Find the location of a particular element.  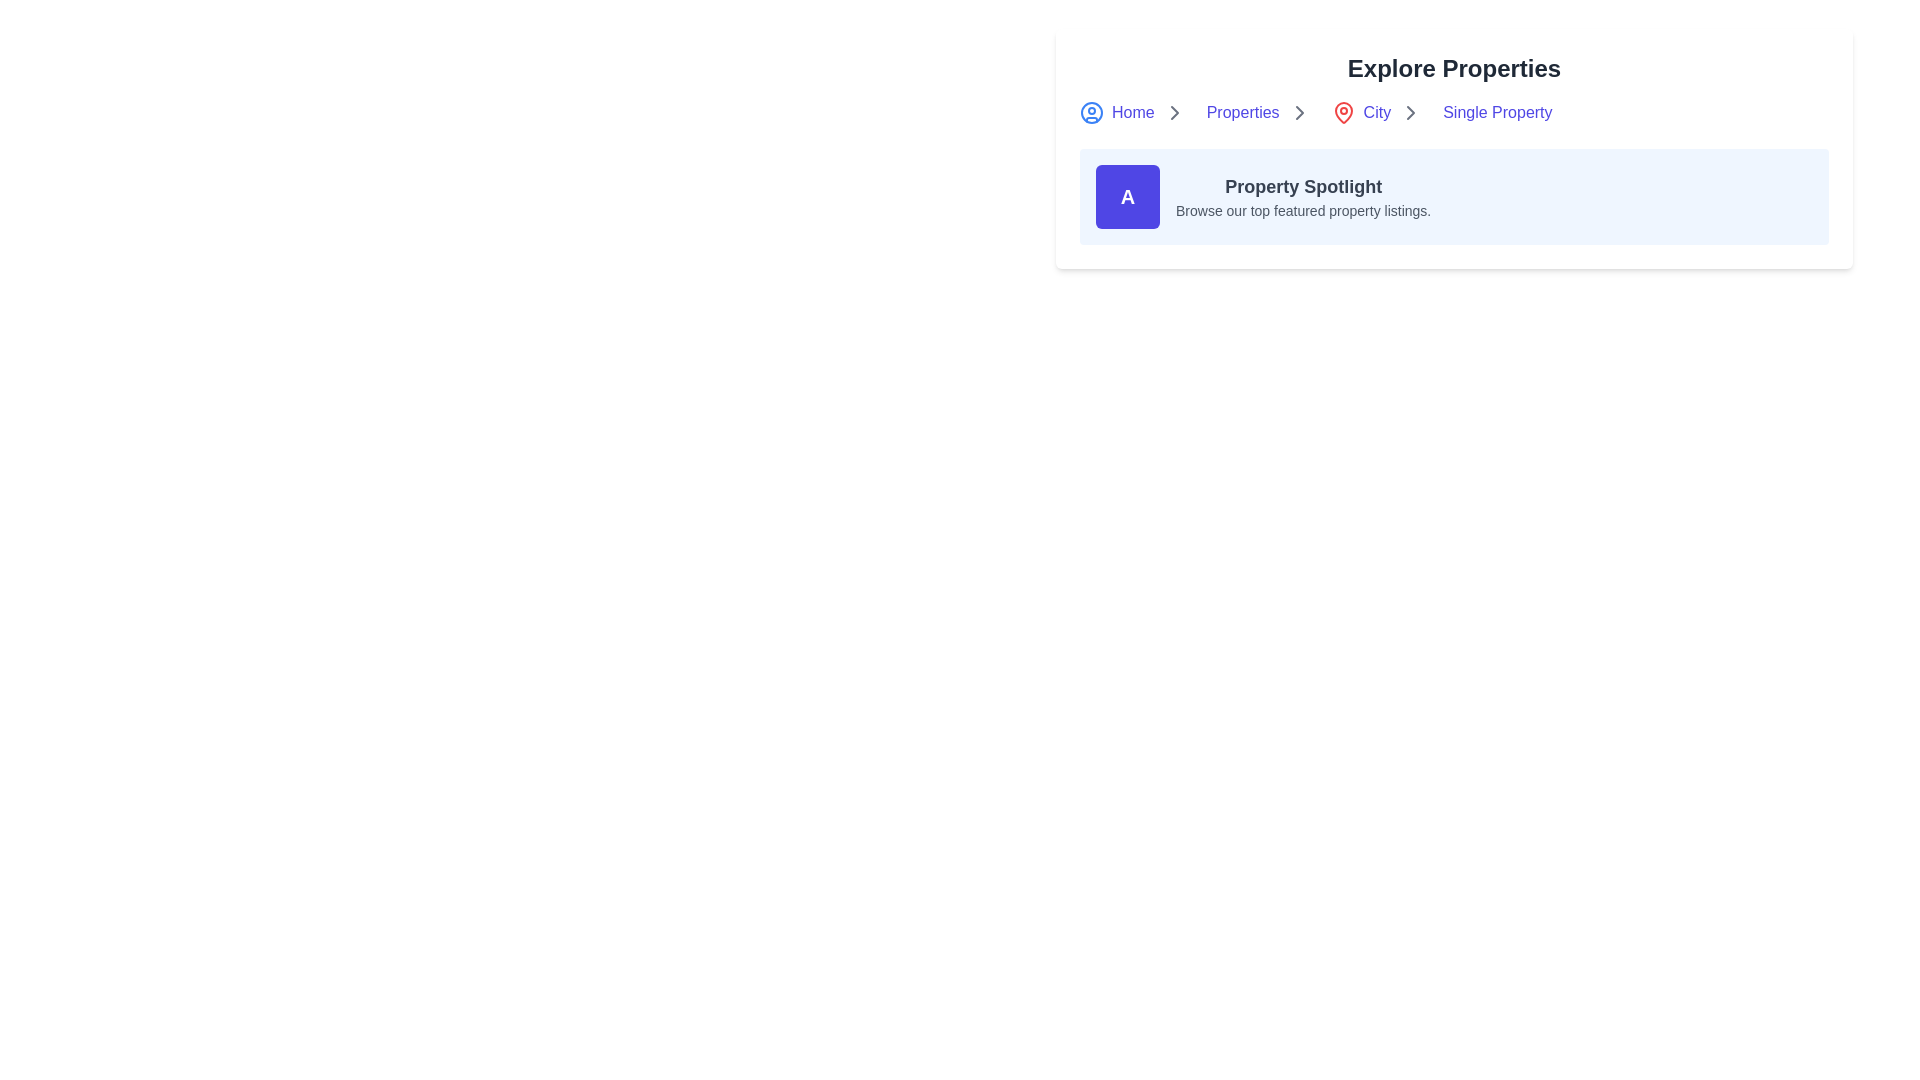

the third segment of the breadcrumb navigation bar that links to the 'City' section is located at coordinates (1380, 112).